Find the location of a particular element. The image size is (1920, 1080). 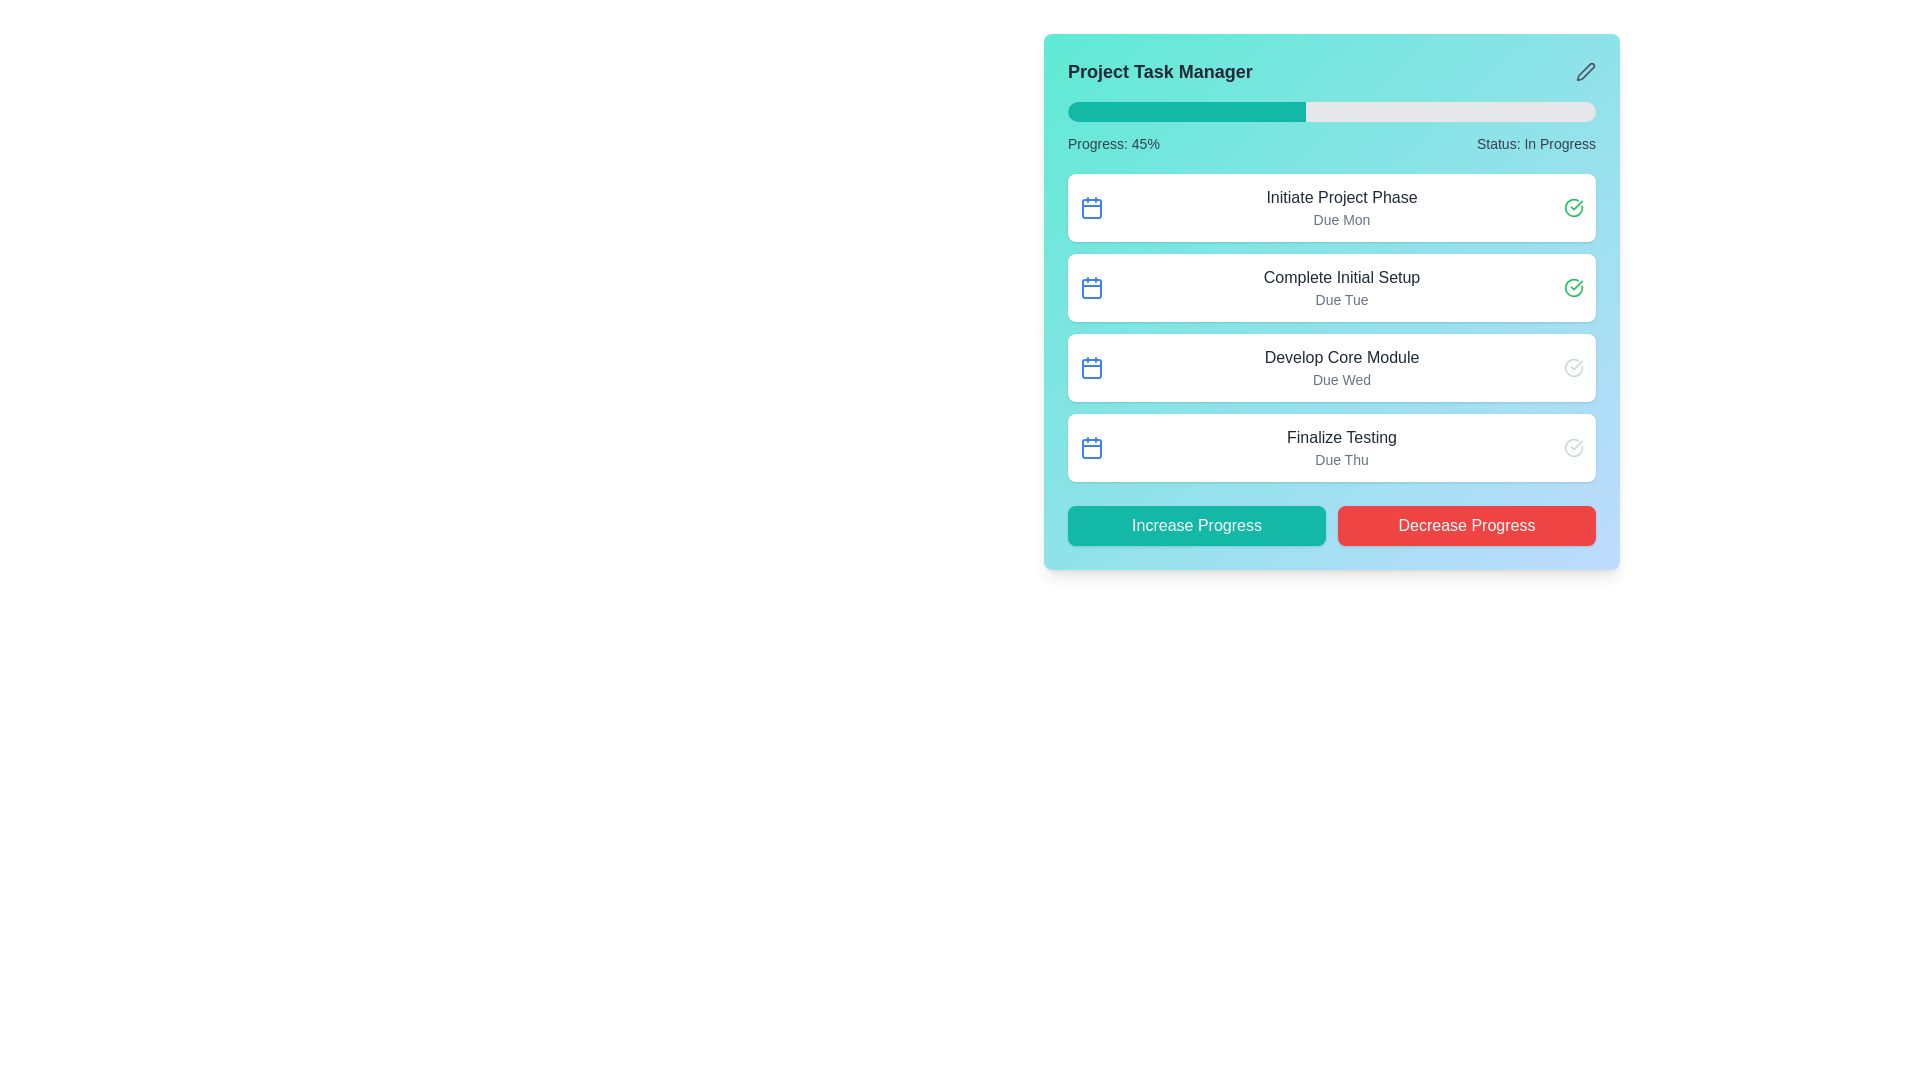

text of the Text label containing 'Develop Core Module', which is styled in medium weight and grayish color, located in the third list item of the vertical task list is located at coordinates (1342, 357).